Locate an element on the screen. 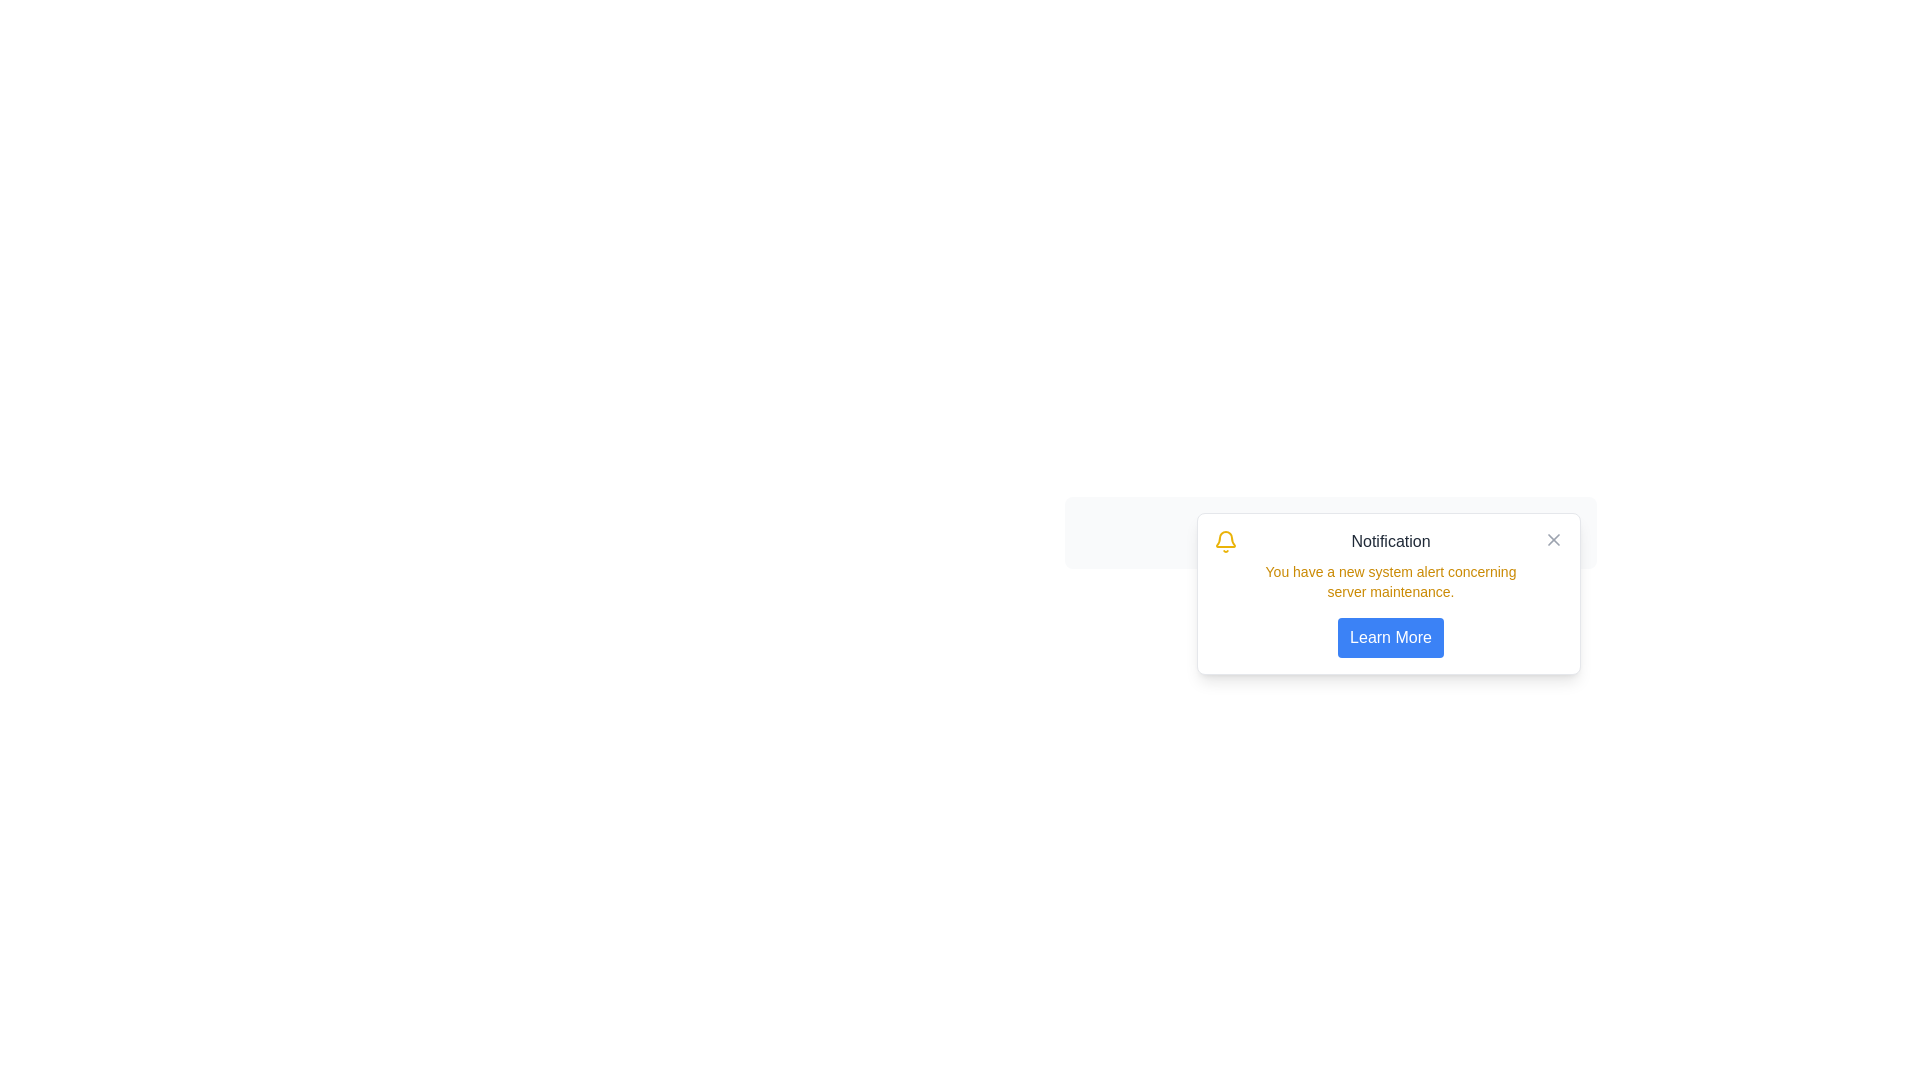  the bell icon indicating notifications at the top-left corner of the notification box is located at coordinates (1224, 538).